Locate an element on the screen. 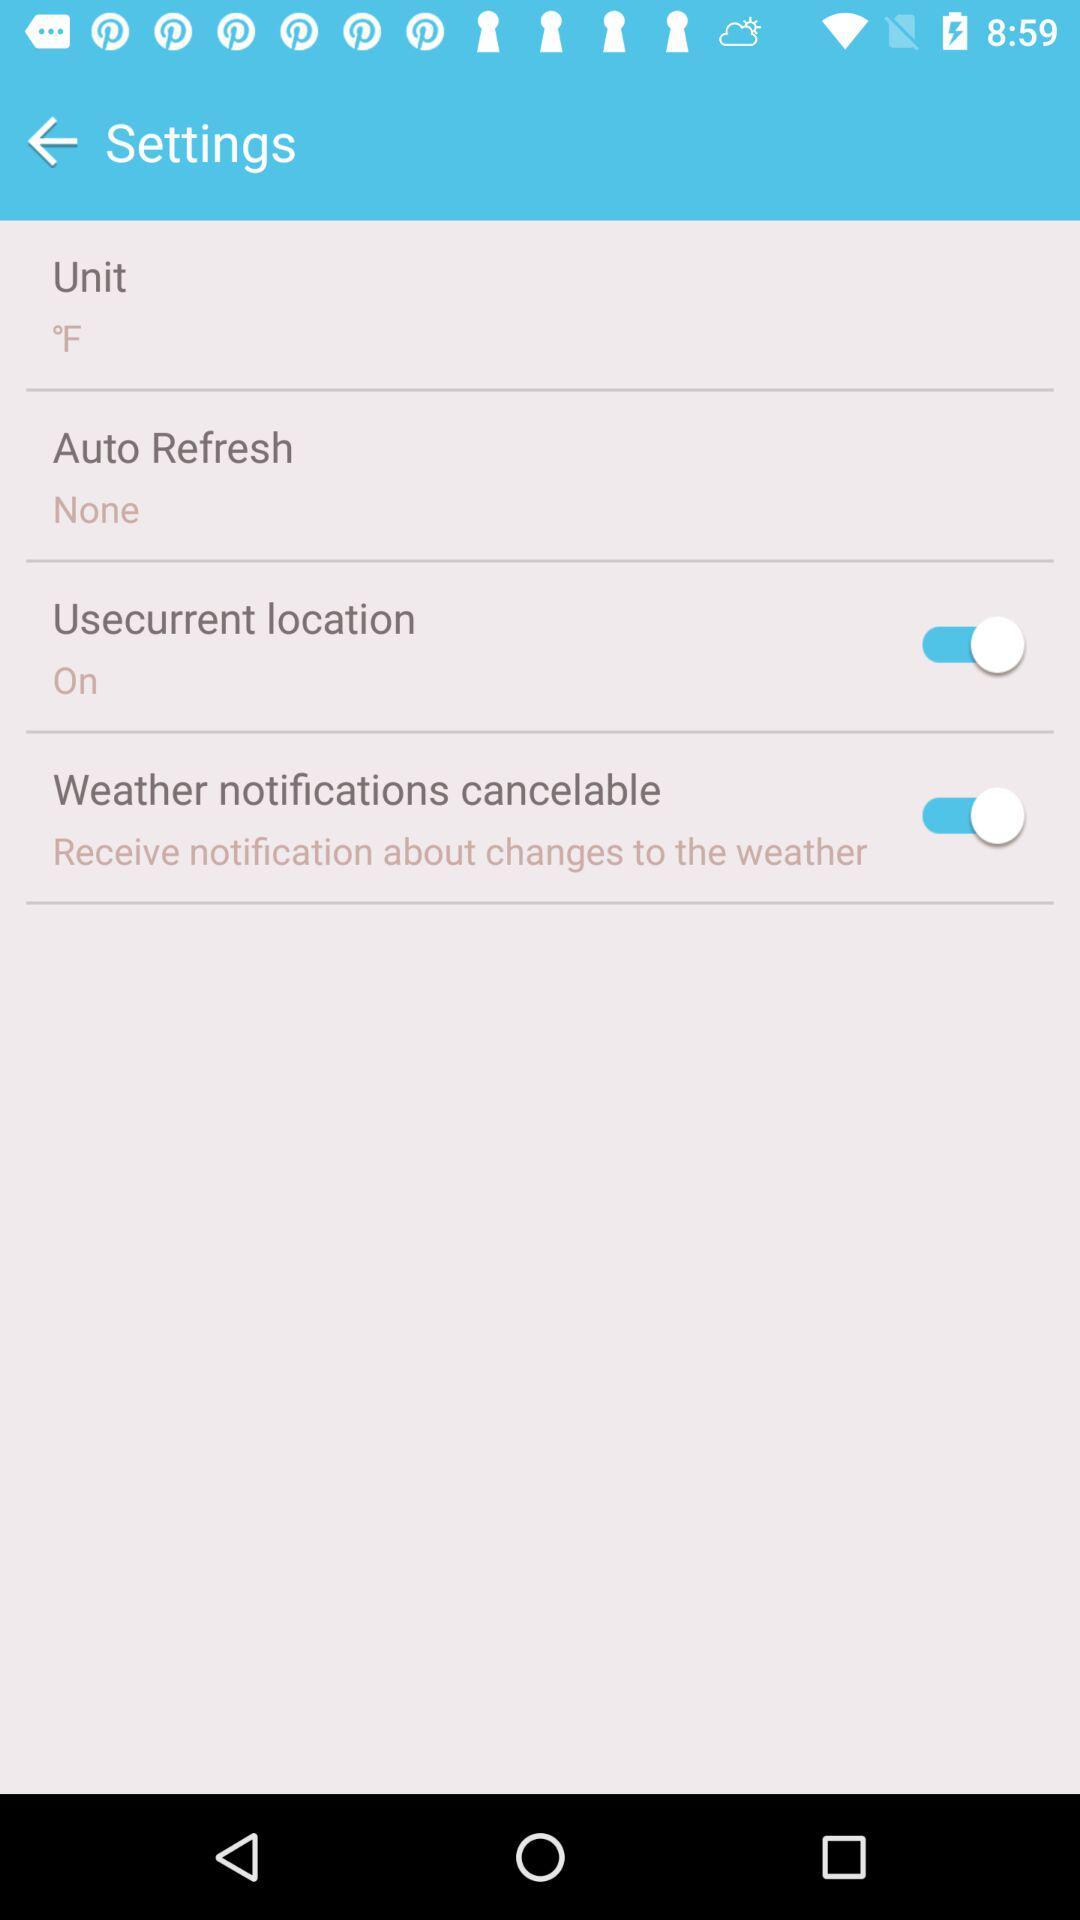 This screenshot has height=1920, width=1080. go back is located at coordinates (51, 140).